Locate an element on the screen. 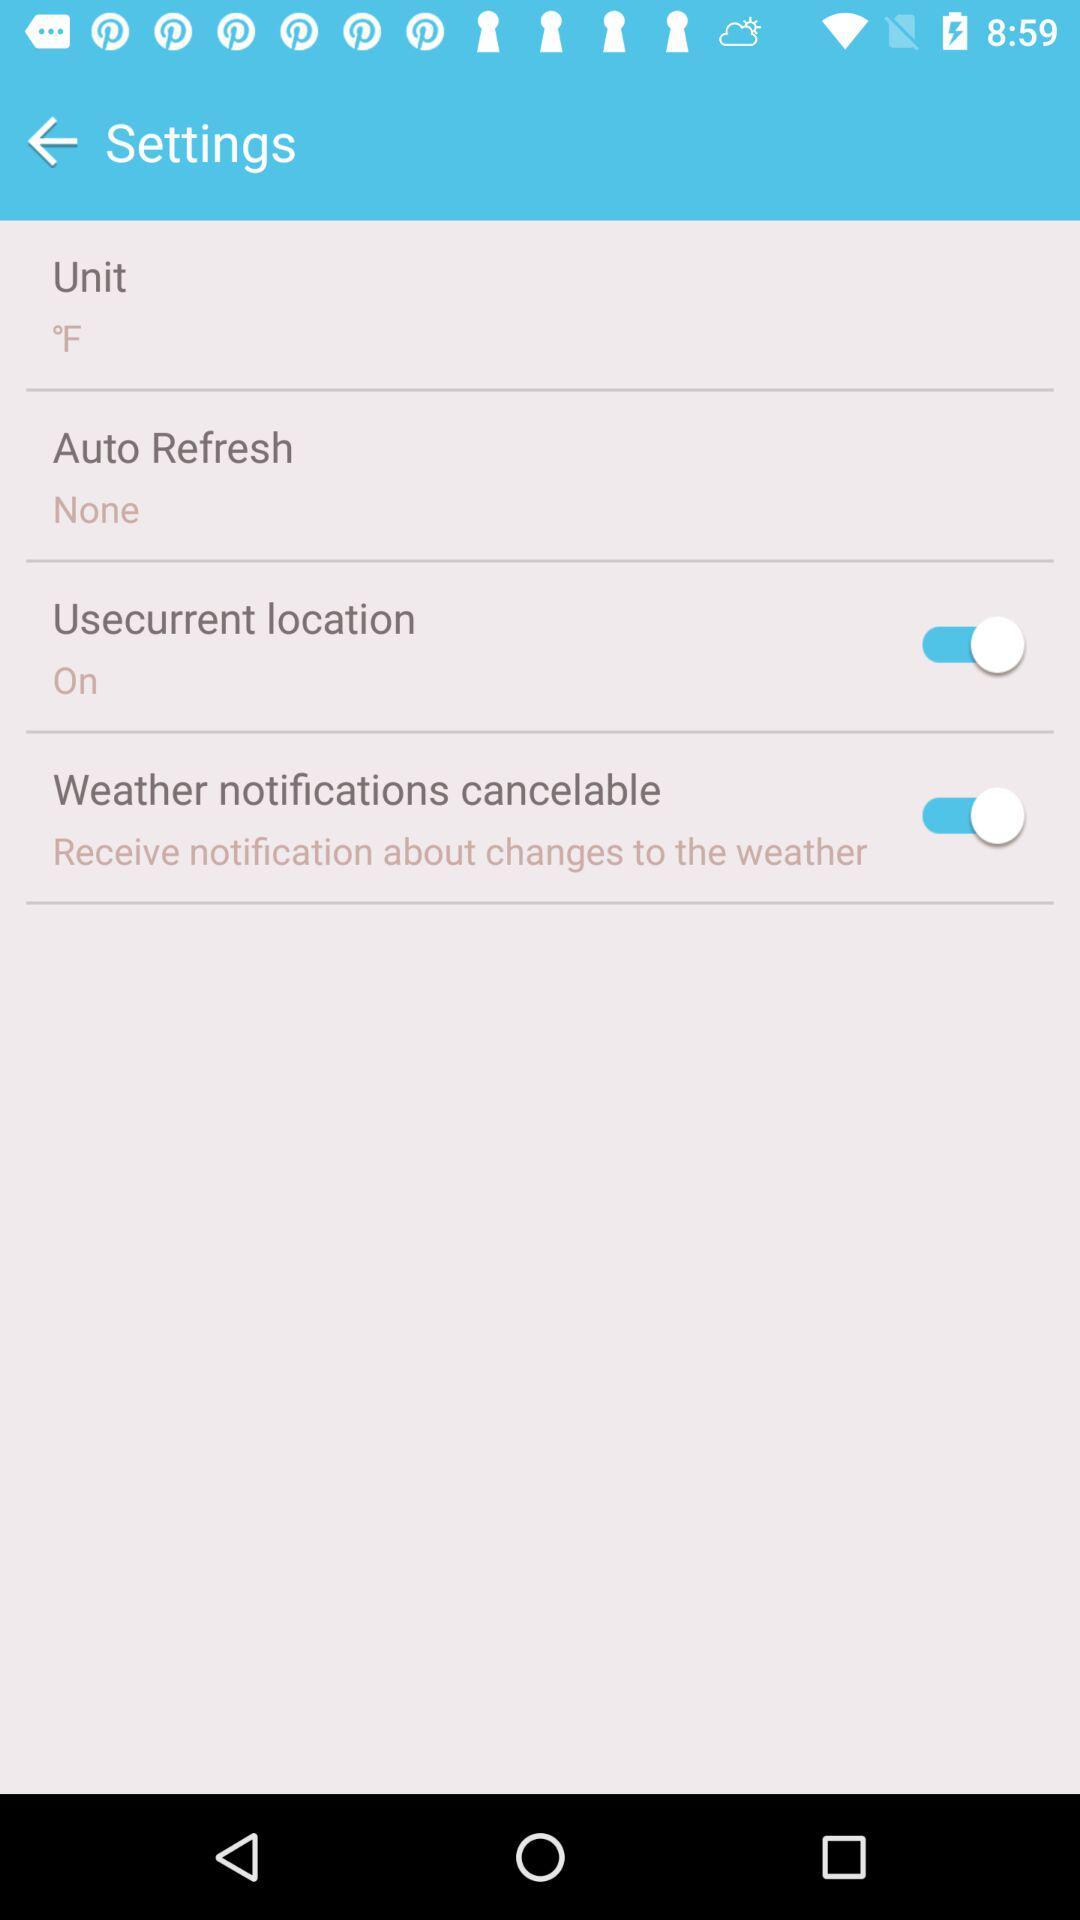 This screenshot has height=1920, width=1080. go back is located at coordinates (51, 140).